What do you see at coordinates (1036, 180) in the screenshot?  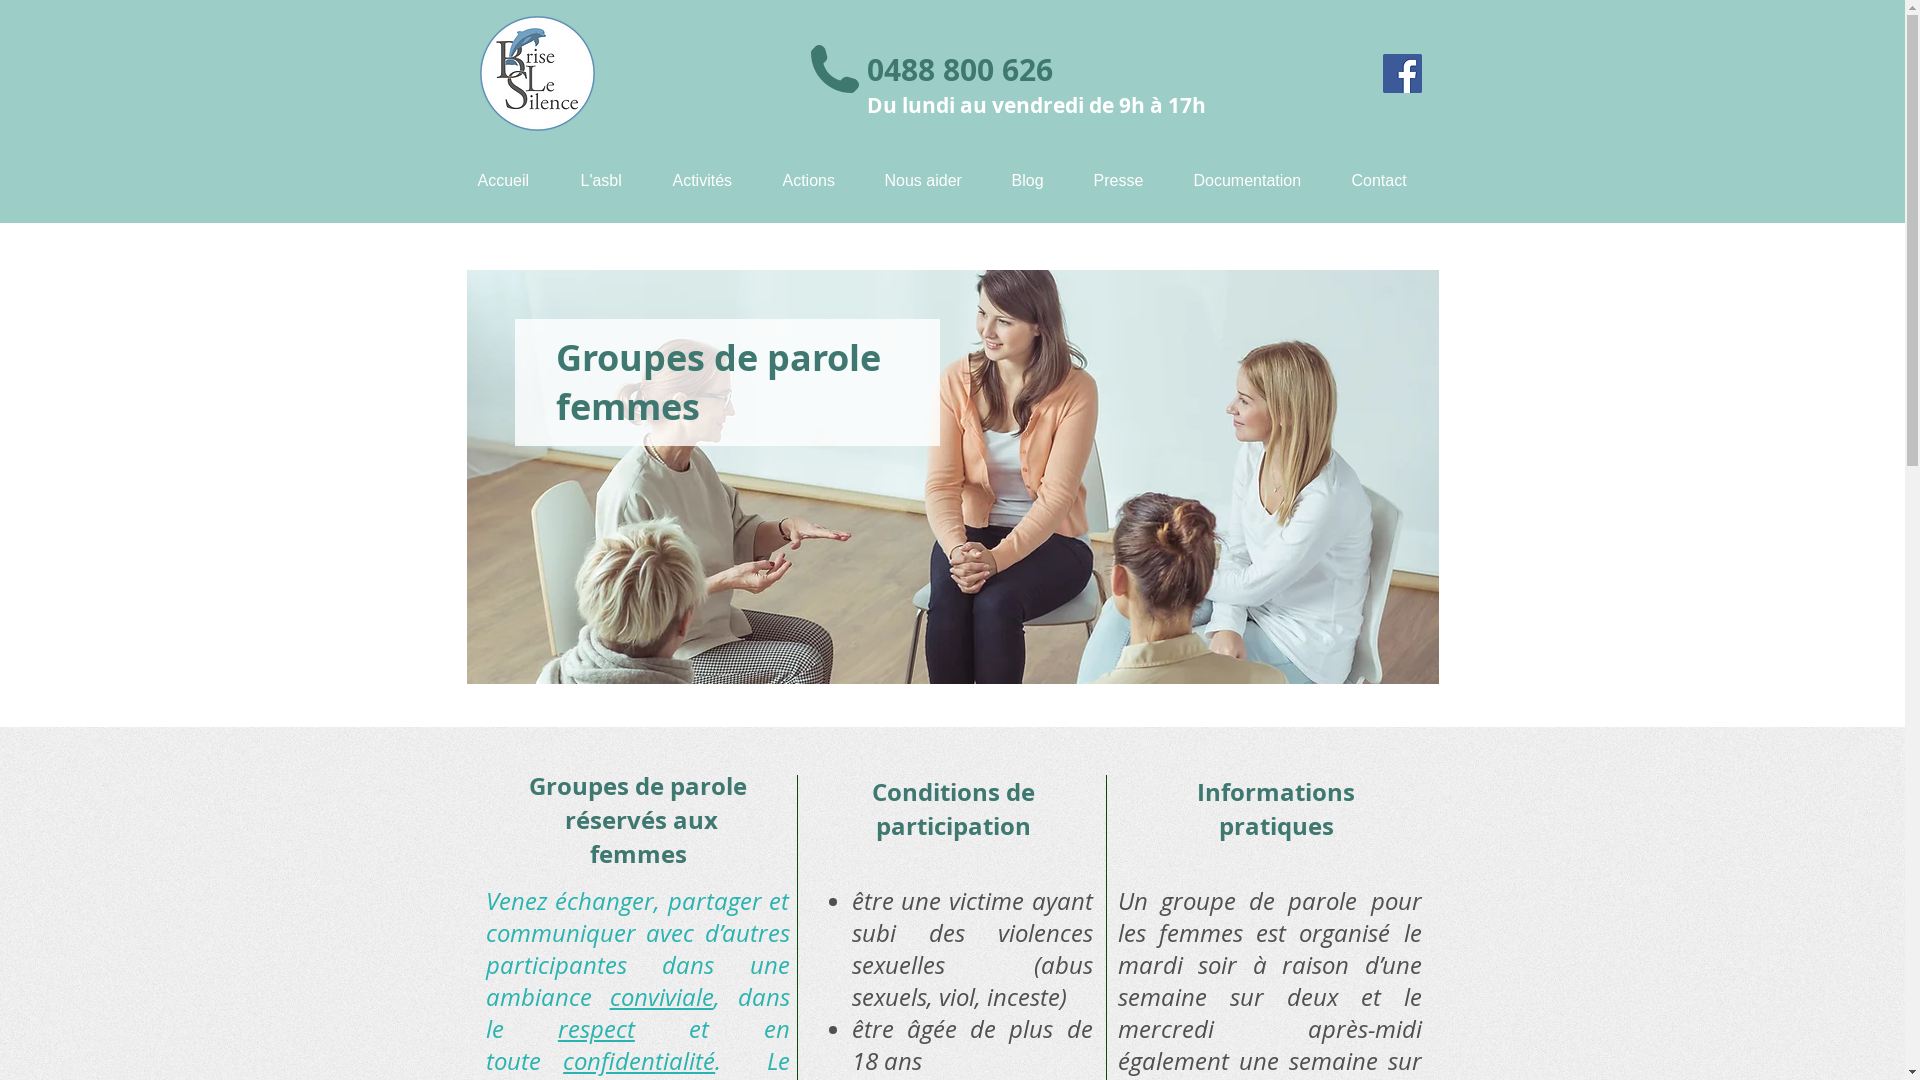 I see `'Blog'` at bounding box center [1036, 180].